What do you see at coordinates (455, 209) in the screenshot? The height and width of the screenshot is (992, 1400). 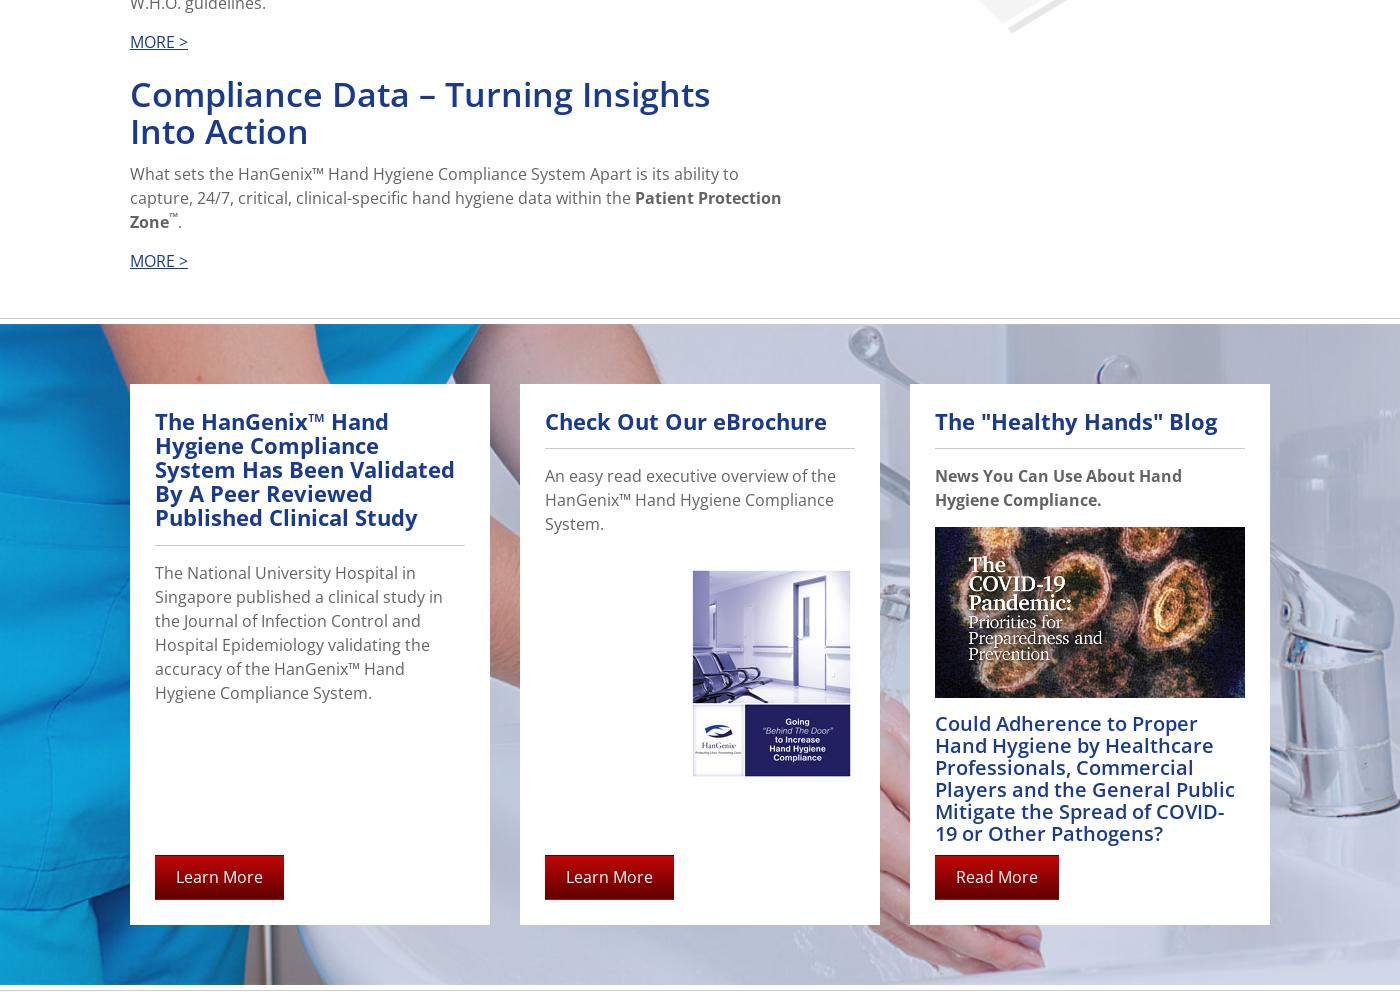 I see `'Patient Protection Zone'` at bounding box center [455, 209].